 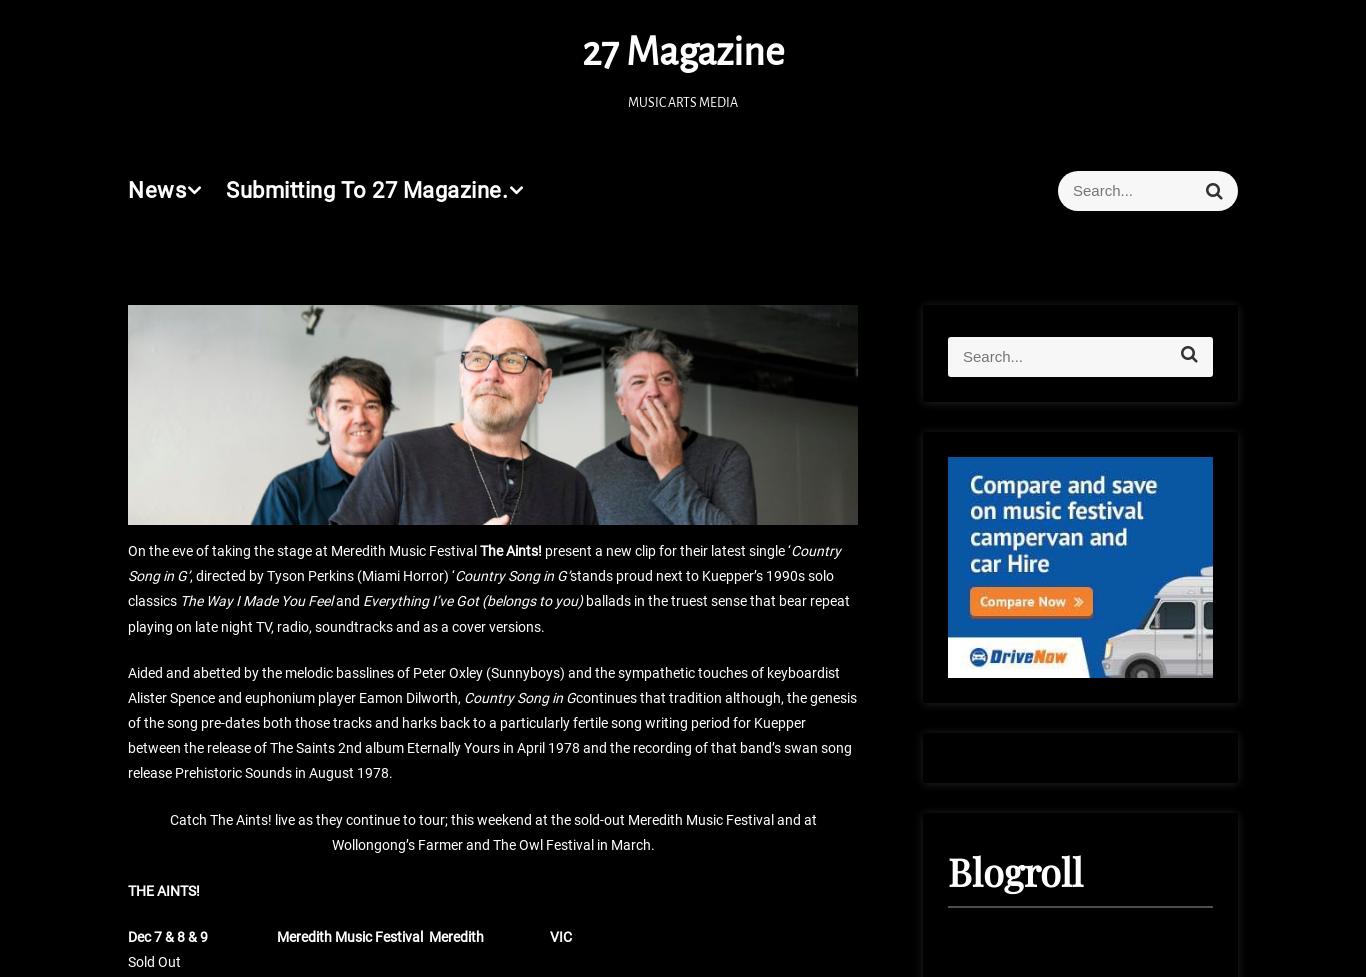 I want to click on 'Review: Depthless', so click(x=592, y=54).